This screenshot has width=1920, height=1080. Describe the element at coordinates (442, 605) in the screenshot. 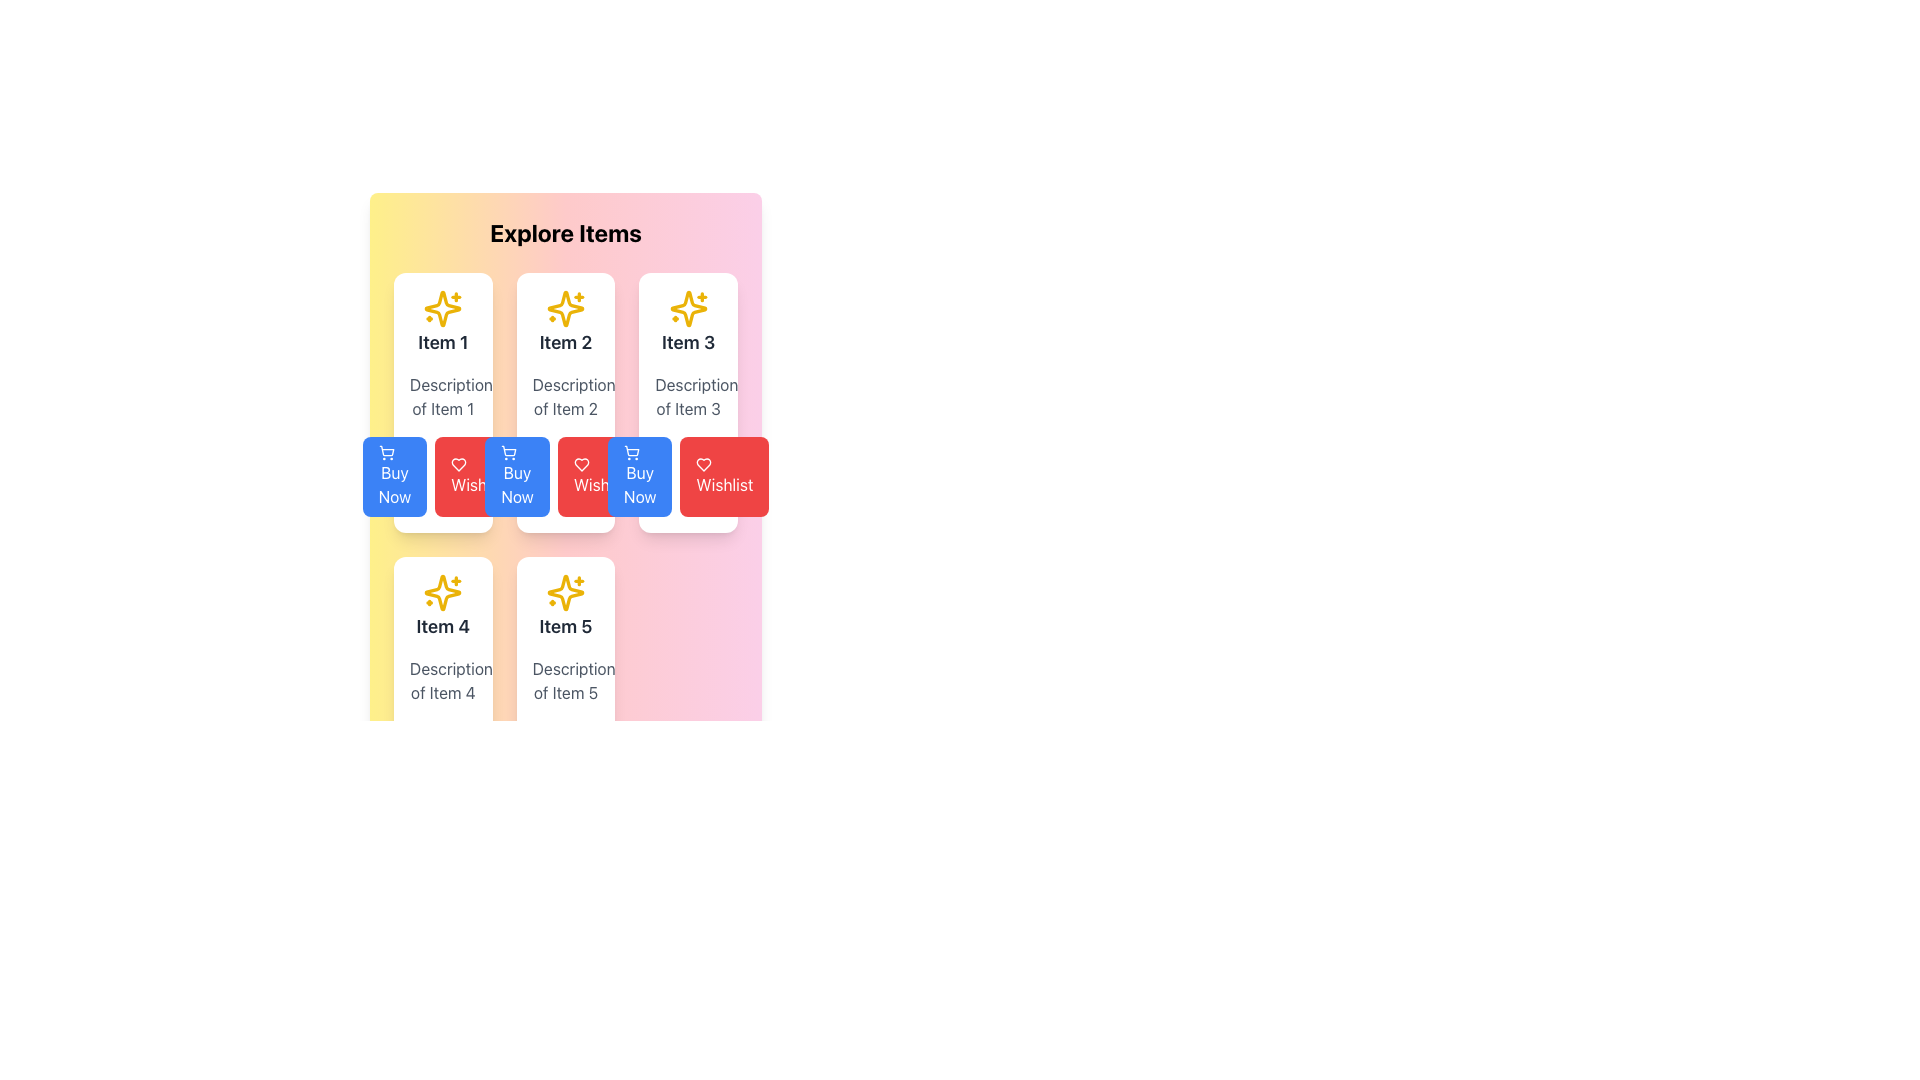

I see `the label for 'Item 4', which is the fourth item in the vertically arranged grid below the 'Explore Items' header` at that location.